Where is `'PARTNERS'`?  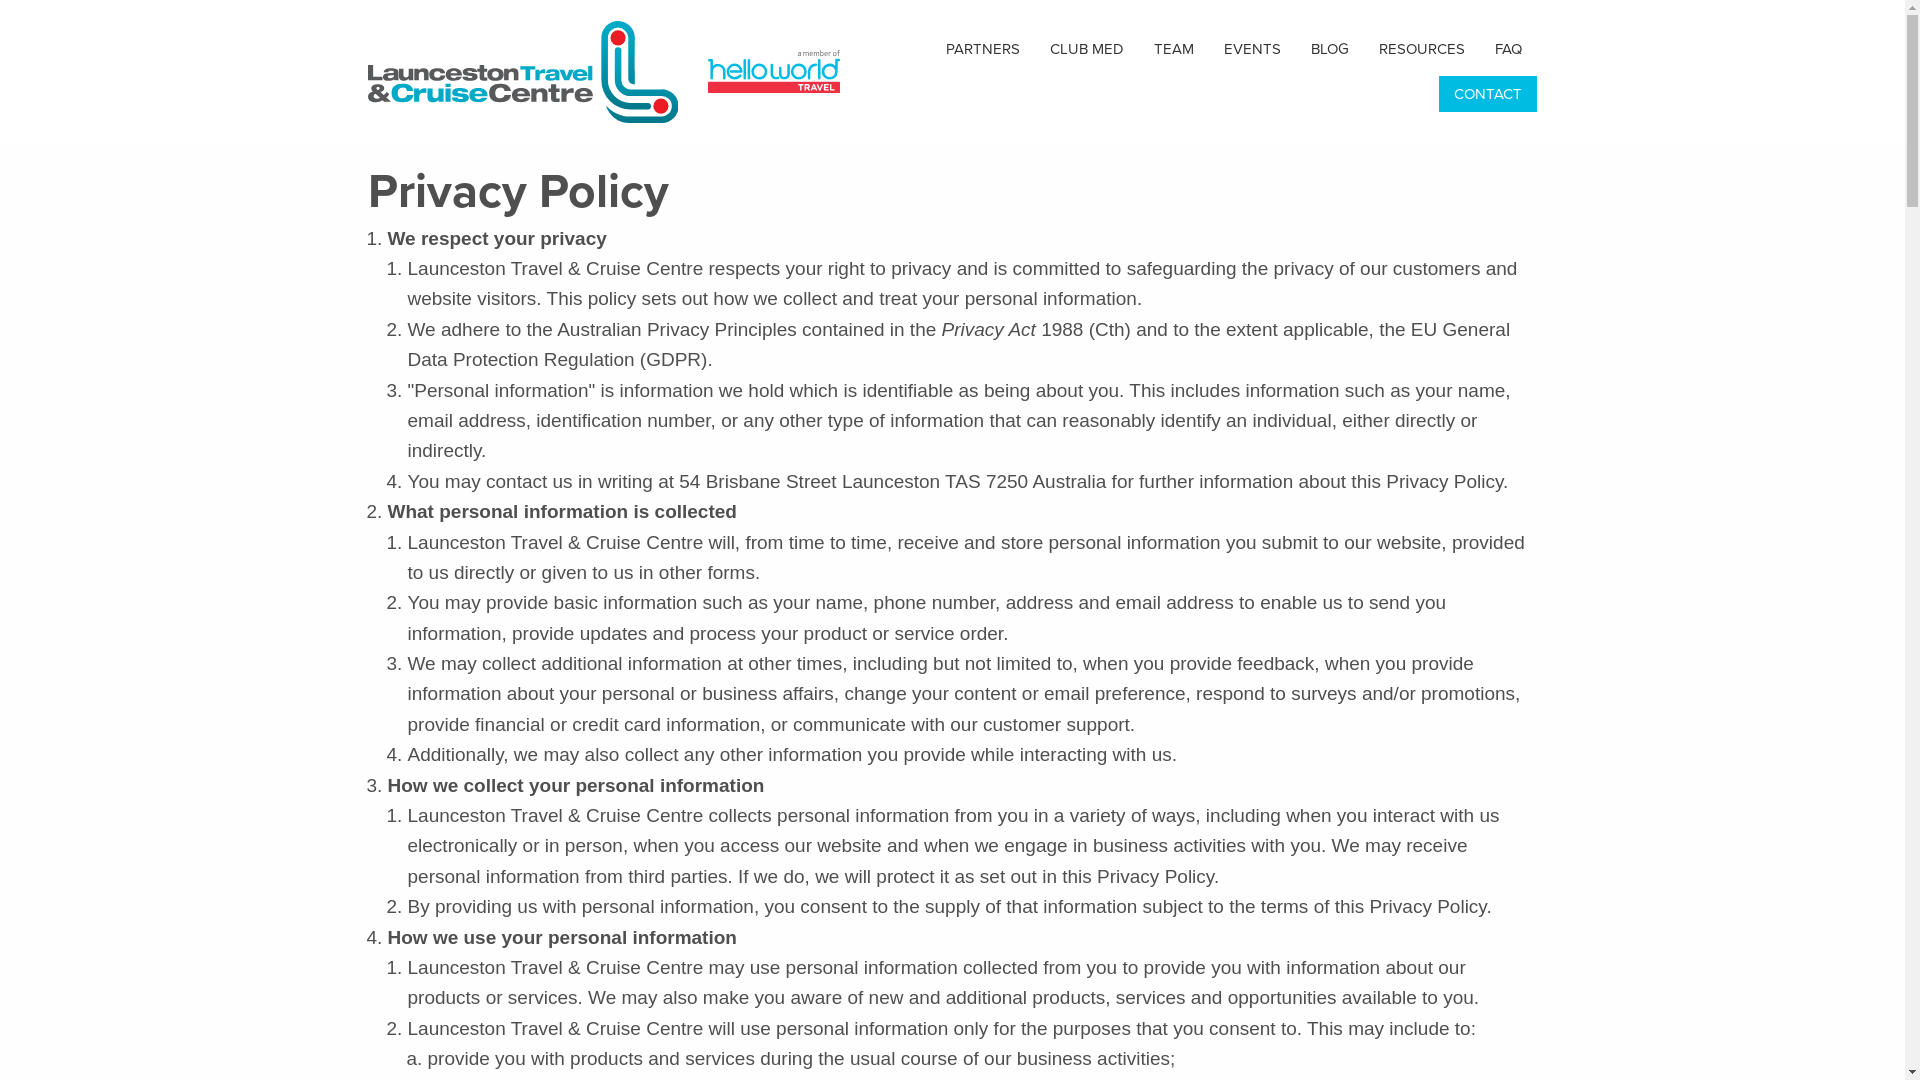 'PARTNERS' is located at coordinates (930, 48).